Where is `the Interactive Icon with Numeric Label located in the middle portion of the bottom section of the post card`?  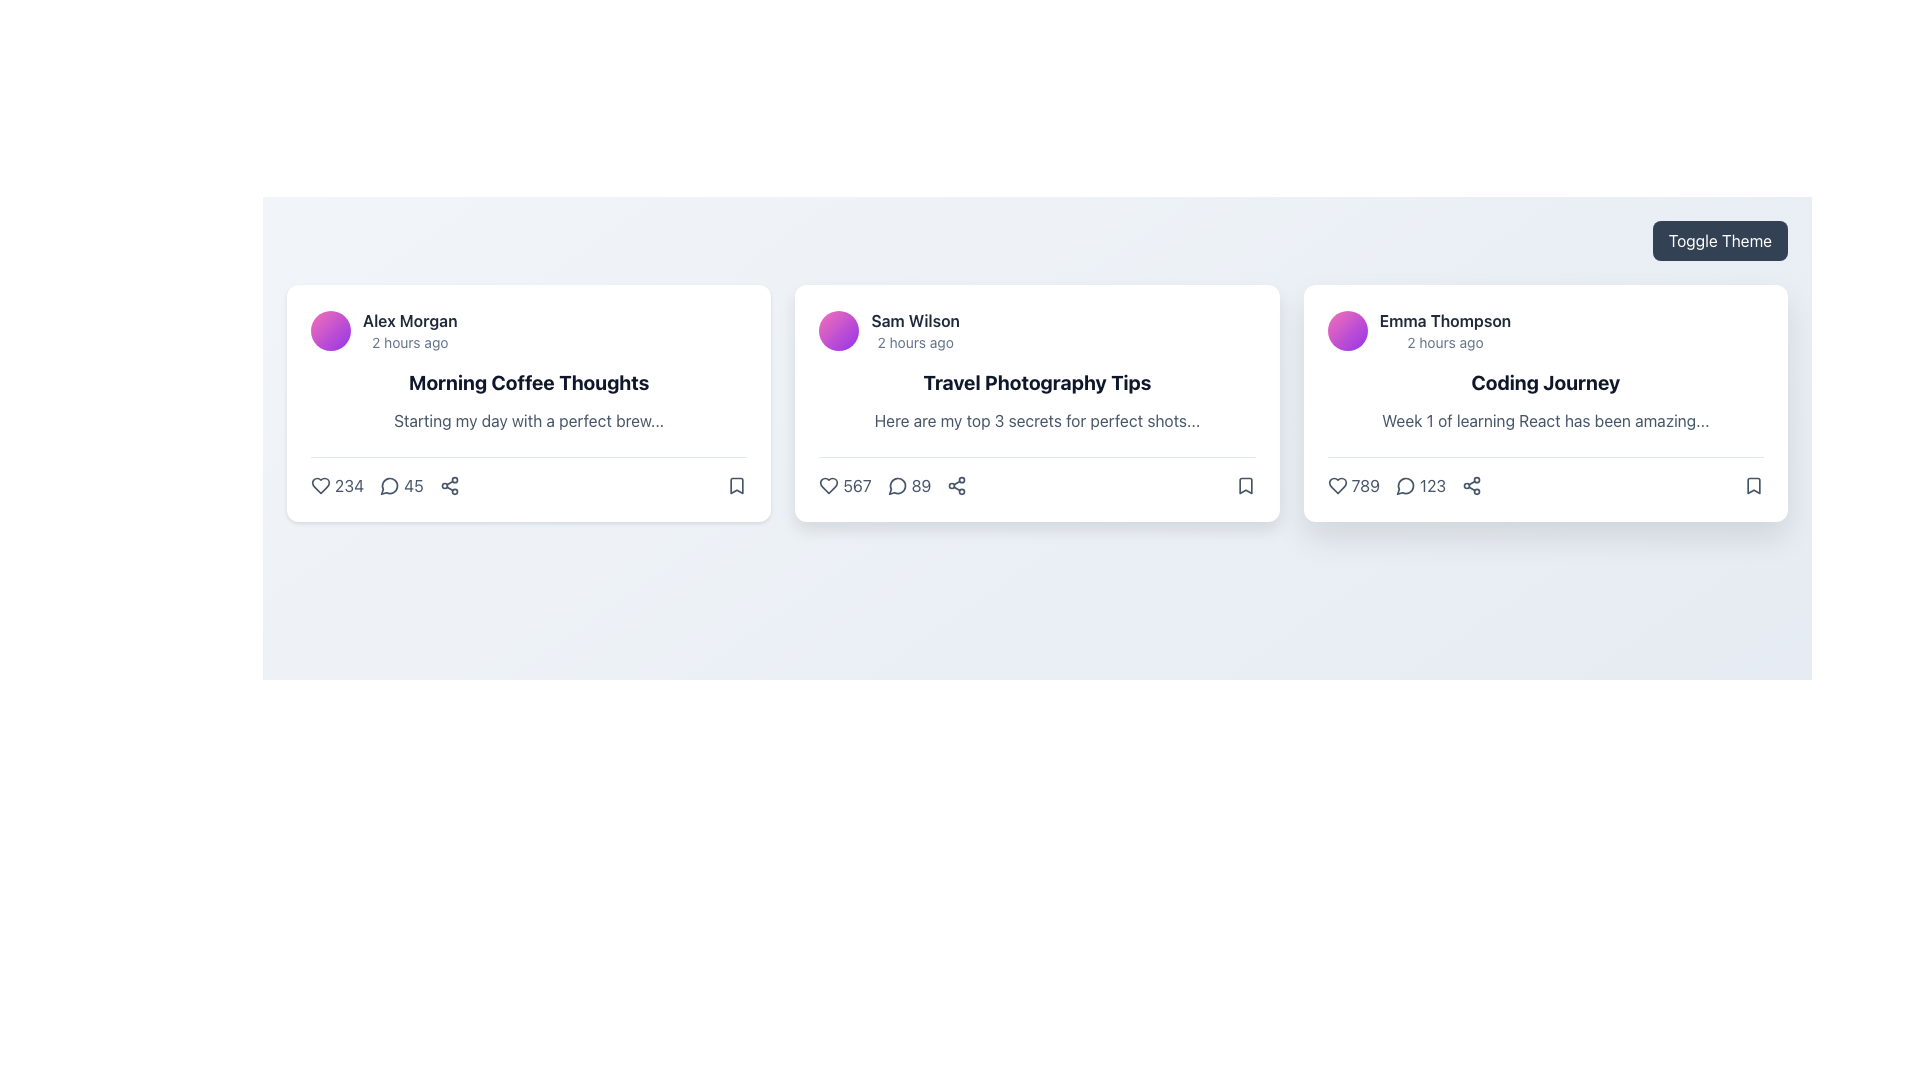
the Interactive Icon with Numeric Label located in the middle portion of the bottom section of the post card is located at coordinates (385, 486).